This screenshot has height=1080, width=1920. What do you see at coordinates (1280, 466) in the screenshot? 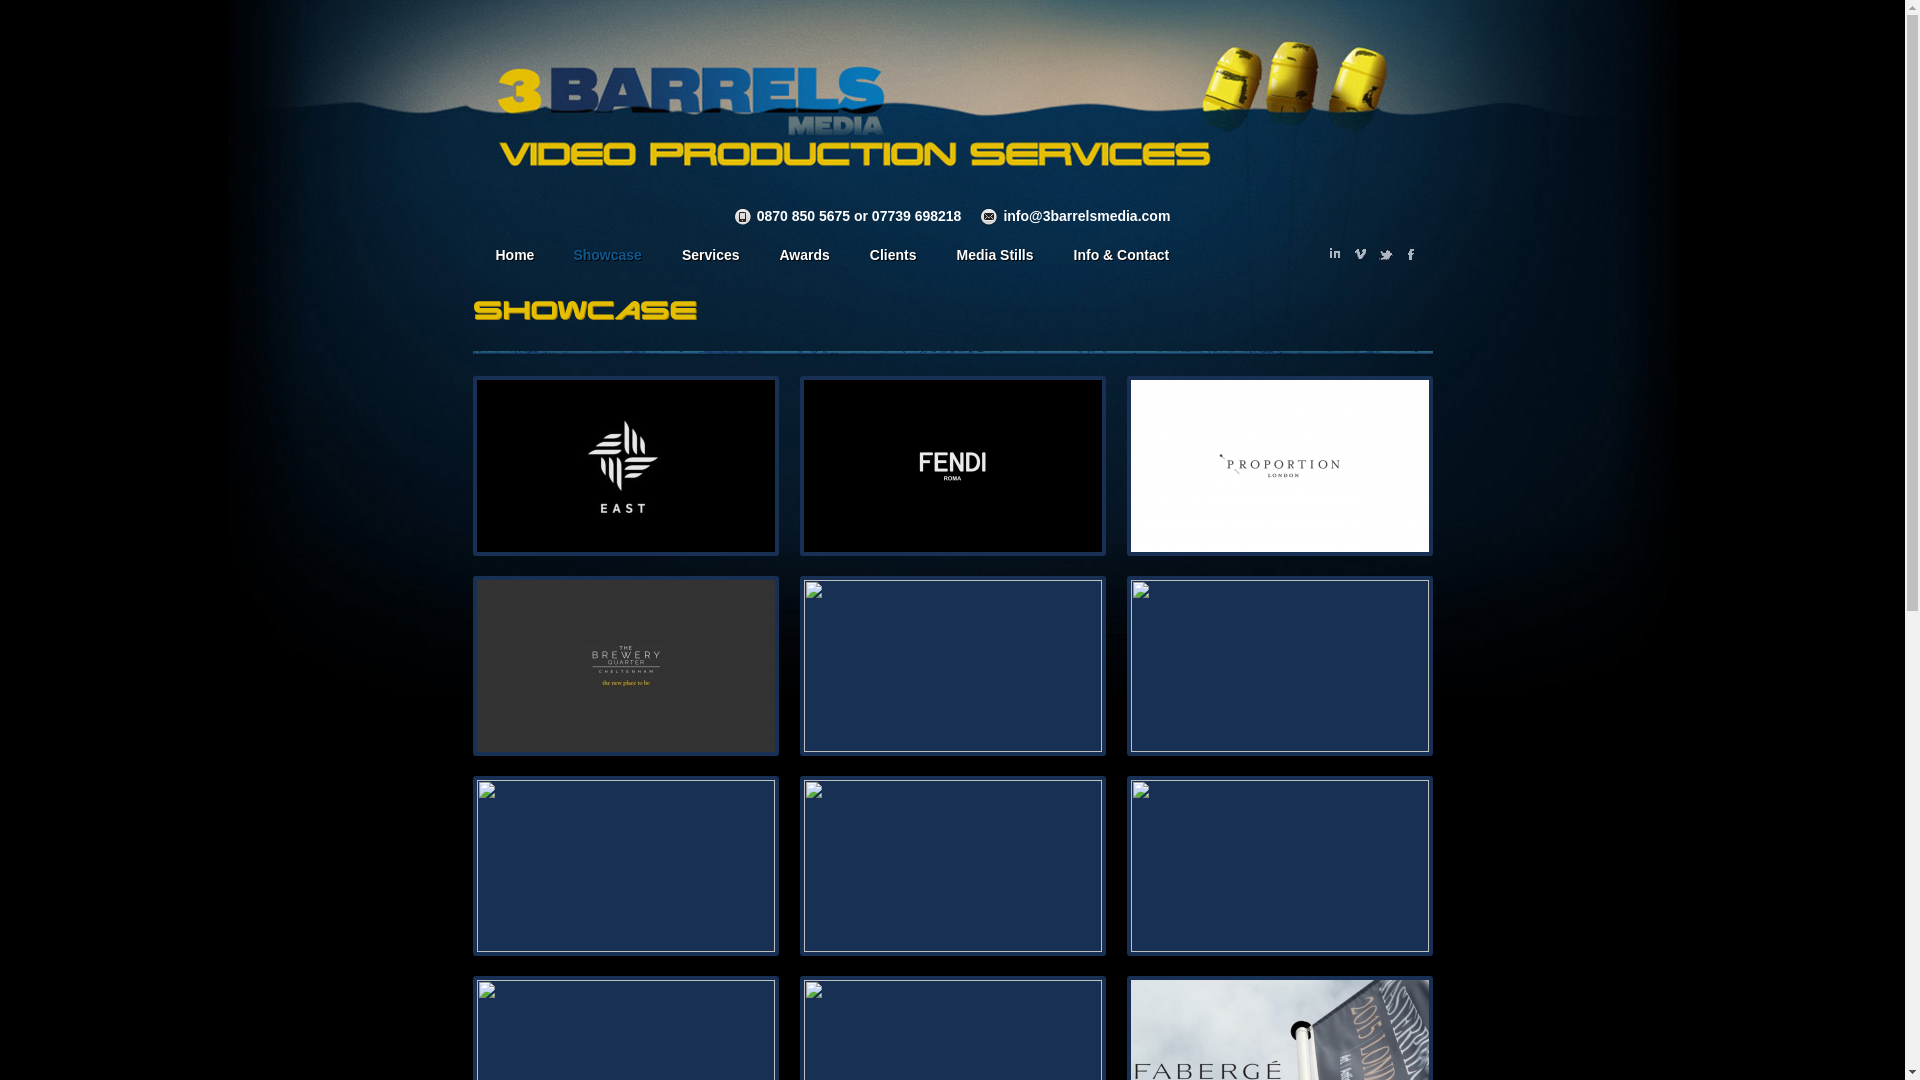
I see `'Proportion London'` at bounding box center [1280, 466].